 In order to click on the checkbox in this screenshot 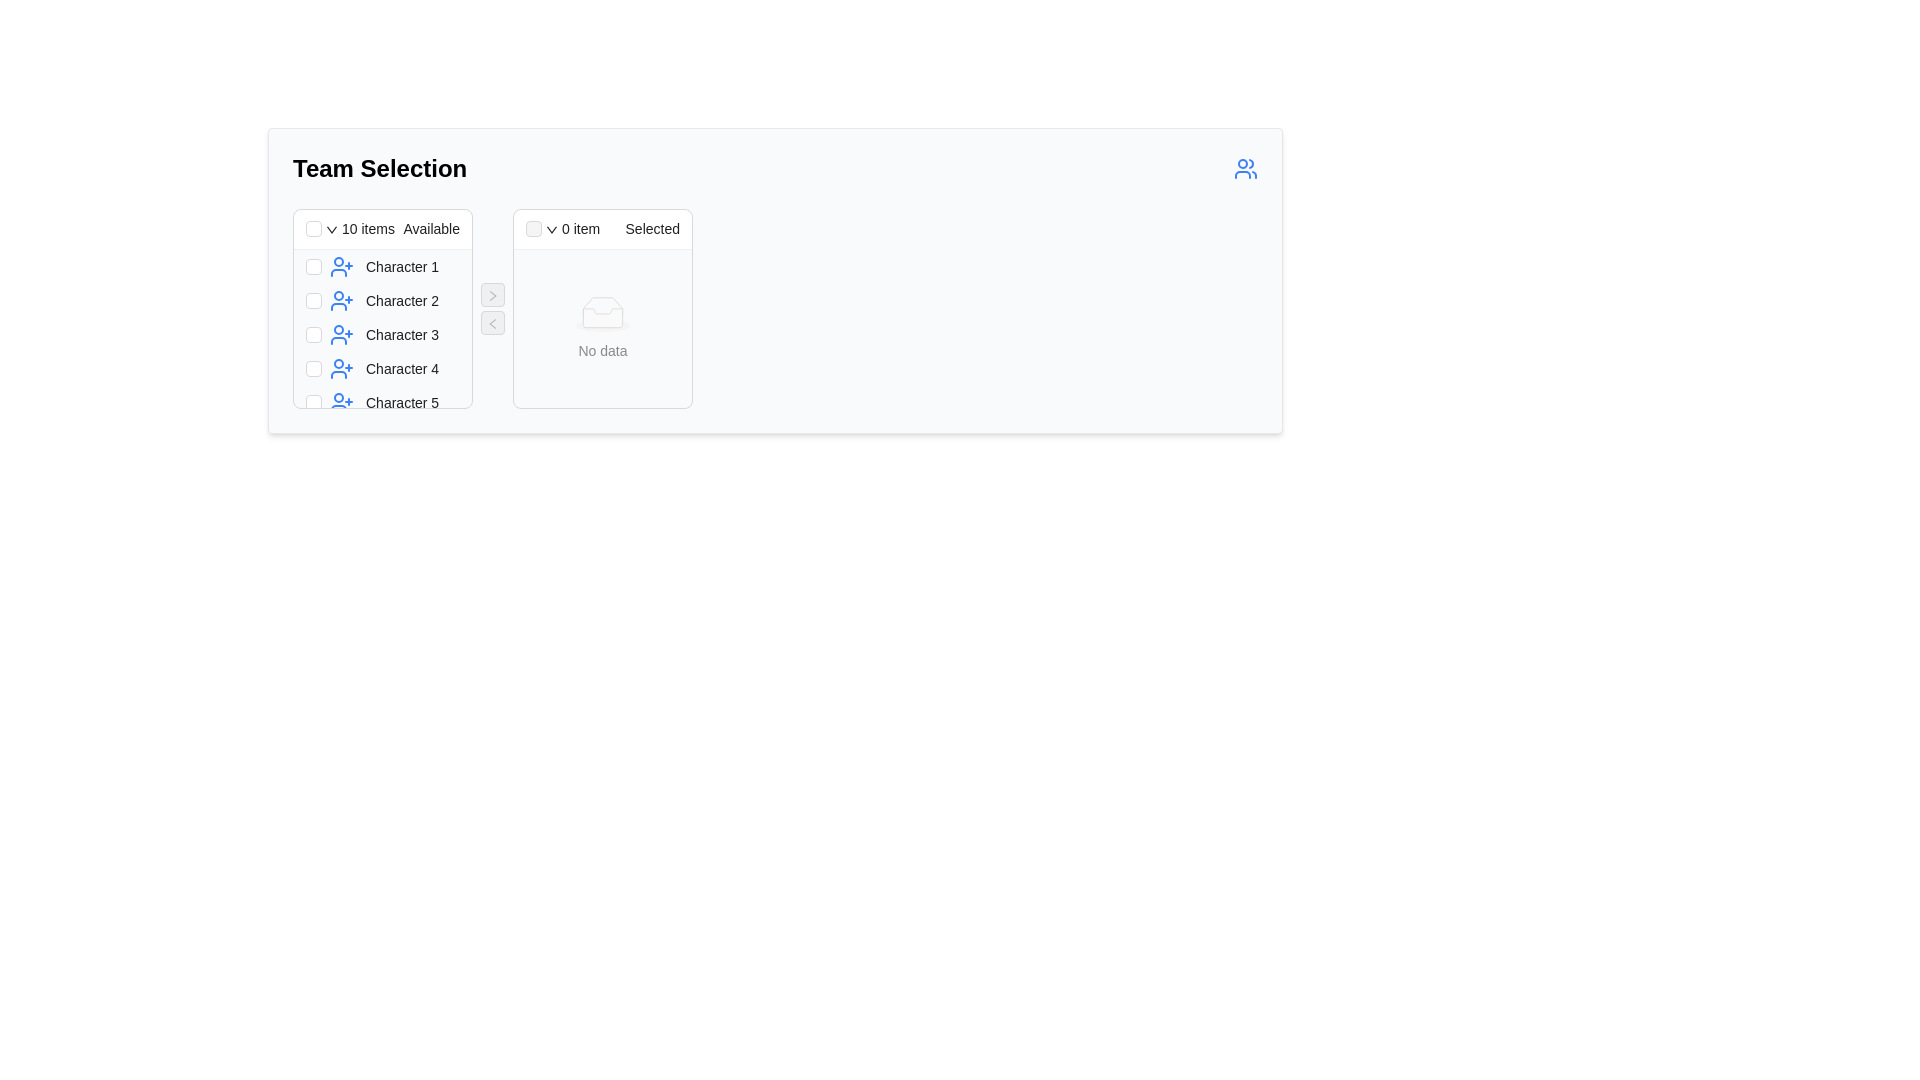, I will do `click(312, 402)`.